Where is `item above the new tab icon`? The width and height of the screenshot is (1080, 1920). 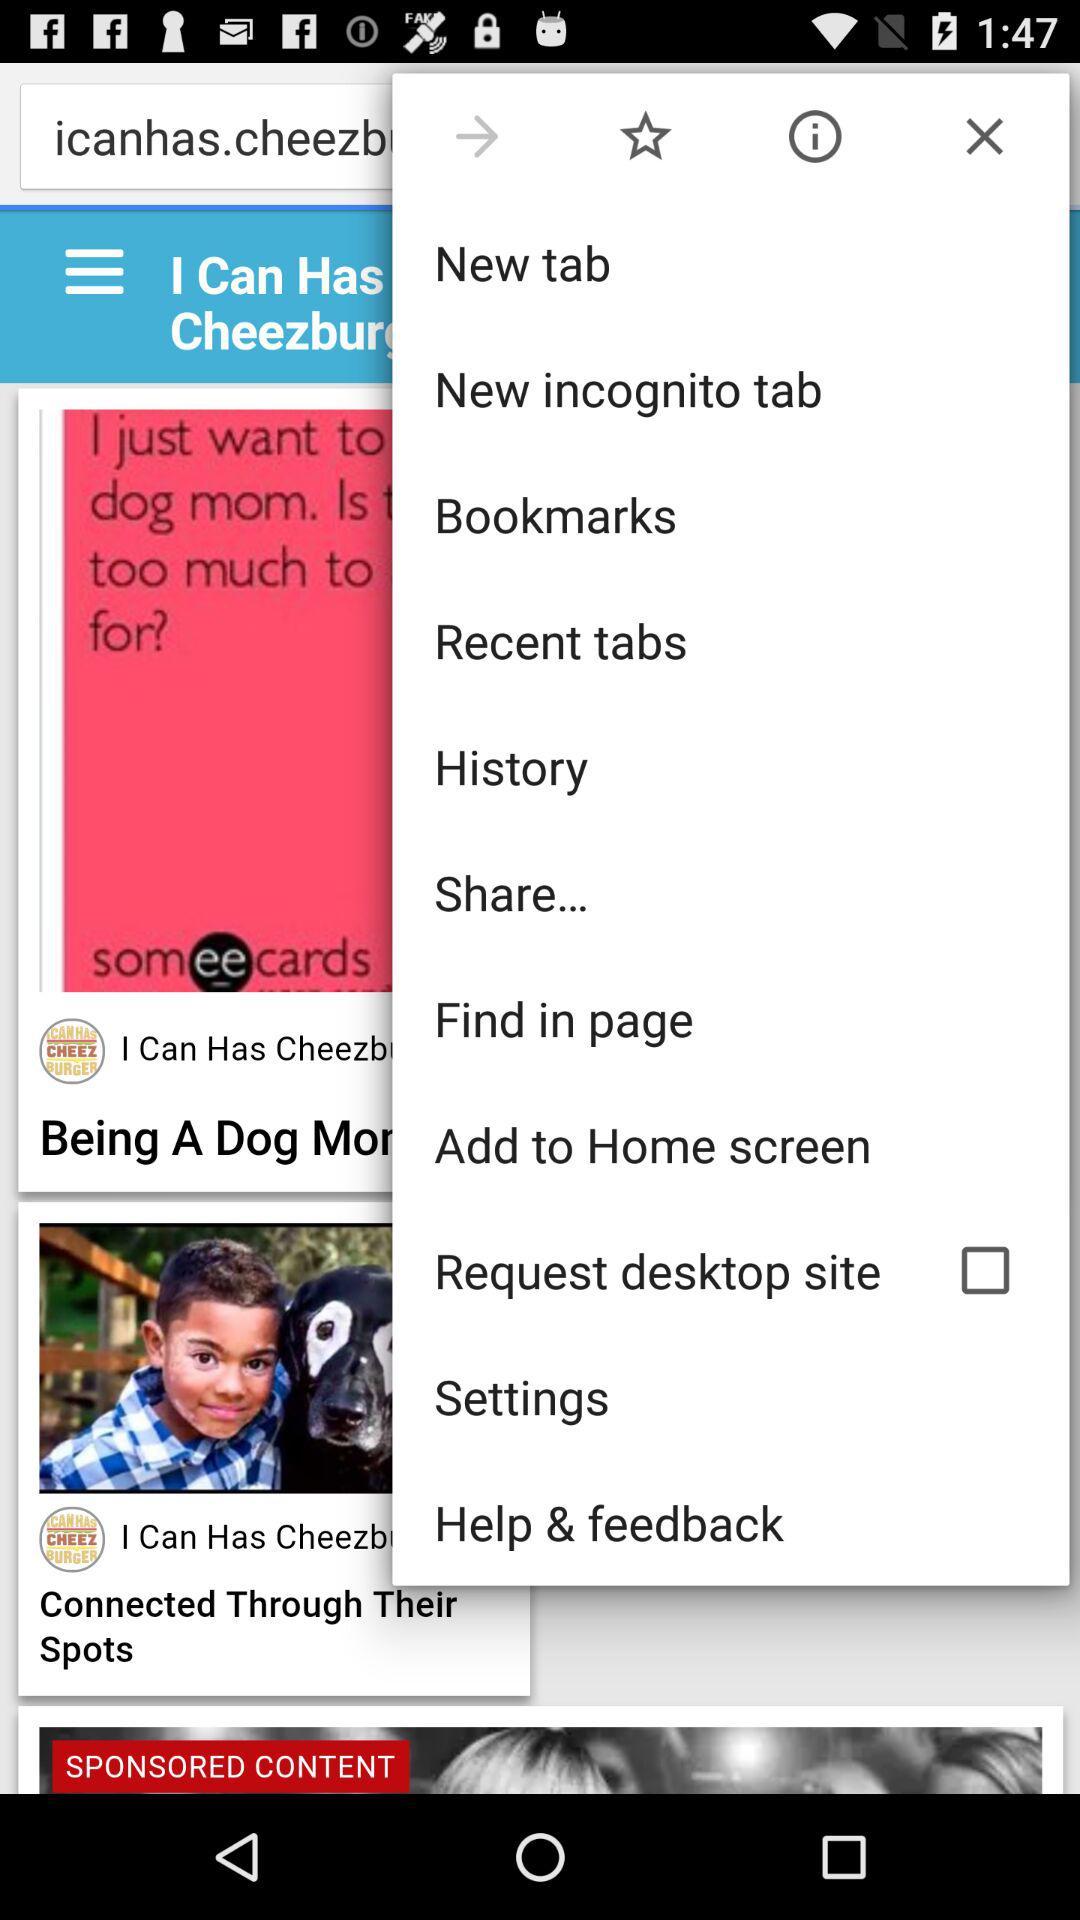 item above the new tab icon is located at coordinates (645, 135).